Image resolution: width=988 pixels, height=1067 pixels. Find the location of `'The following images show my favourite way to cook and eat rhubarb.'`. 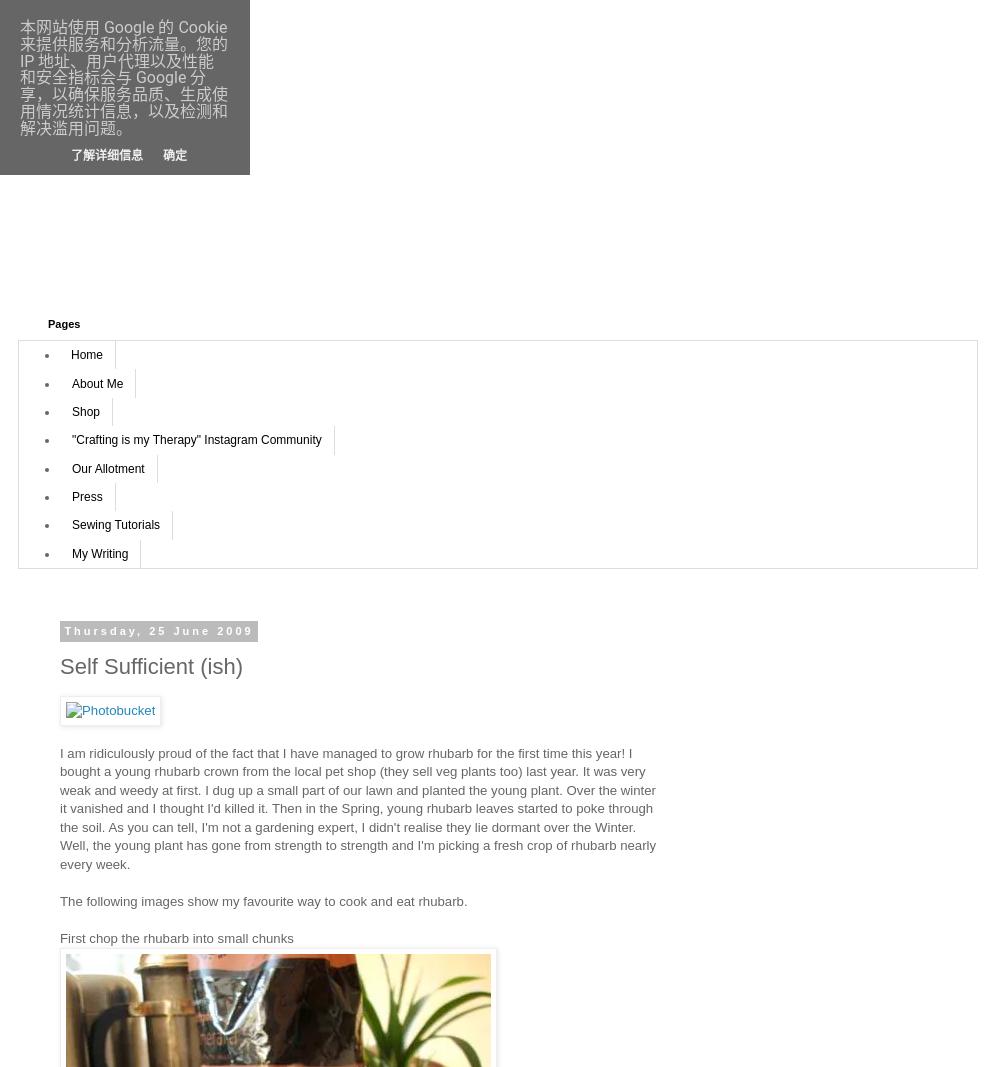

'The following images show my favourite way to cook and eat rhubarb.' is located at coordinates (262, 900).